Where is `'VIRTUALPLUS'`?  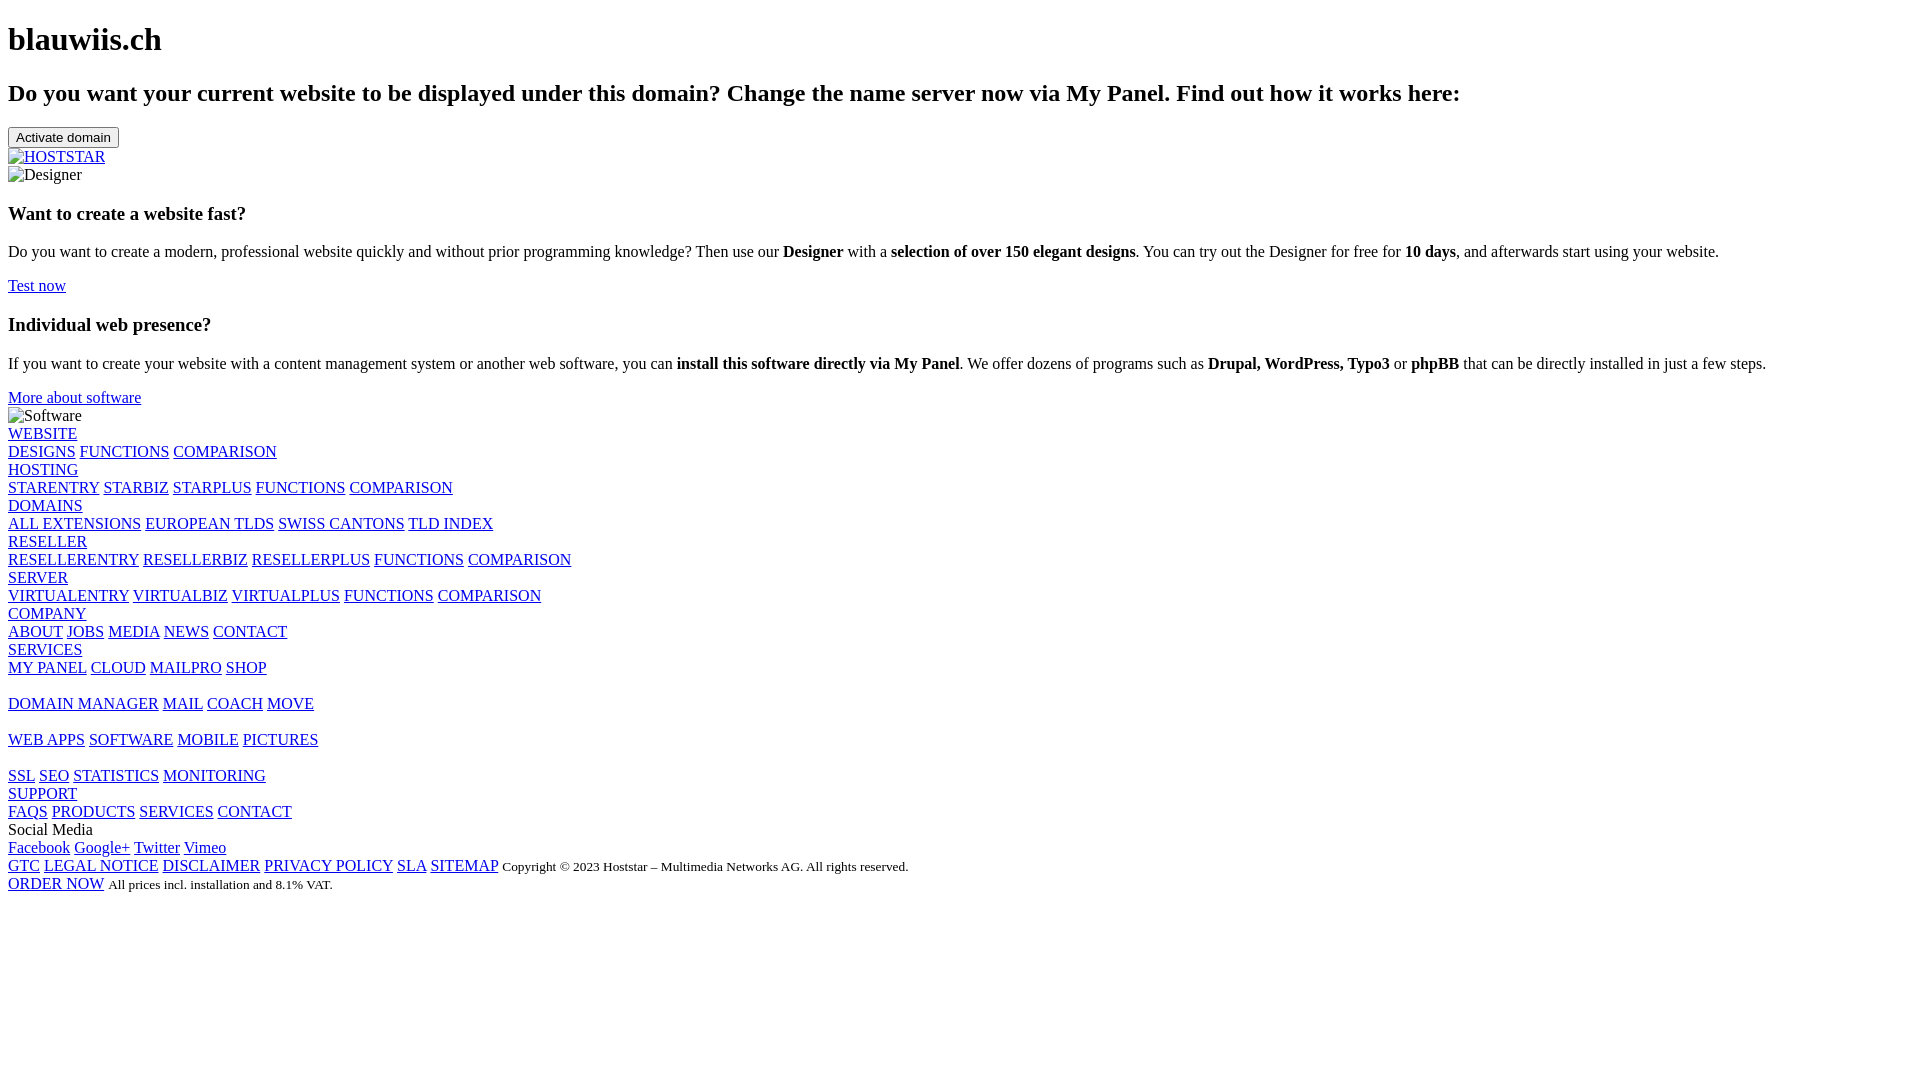
'VIRTUALPLUS' is located at coordinates (285, 594).